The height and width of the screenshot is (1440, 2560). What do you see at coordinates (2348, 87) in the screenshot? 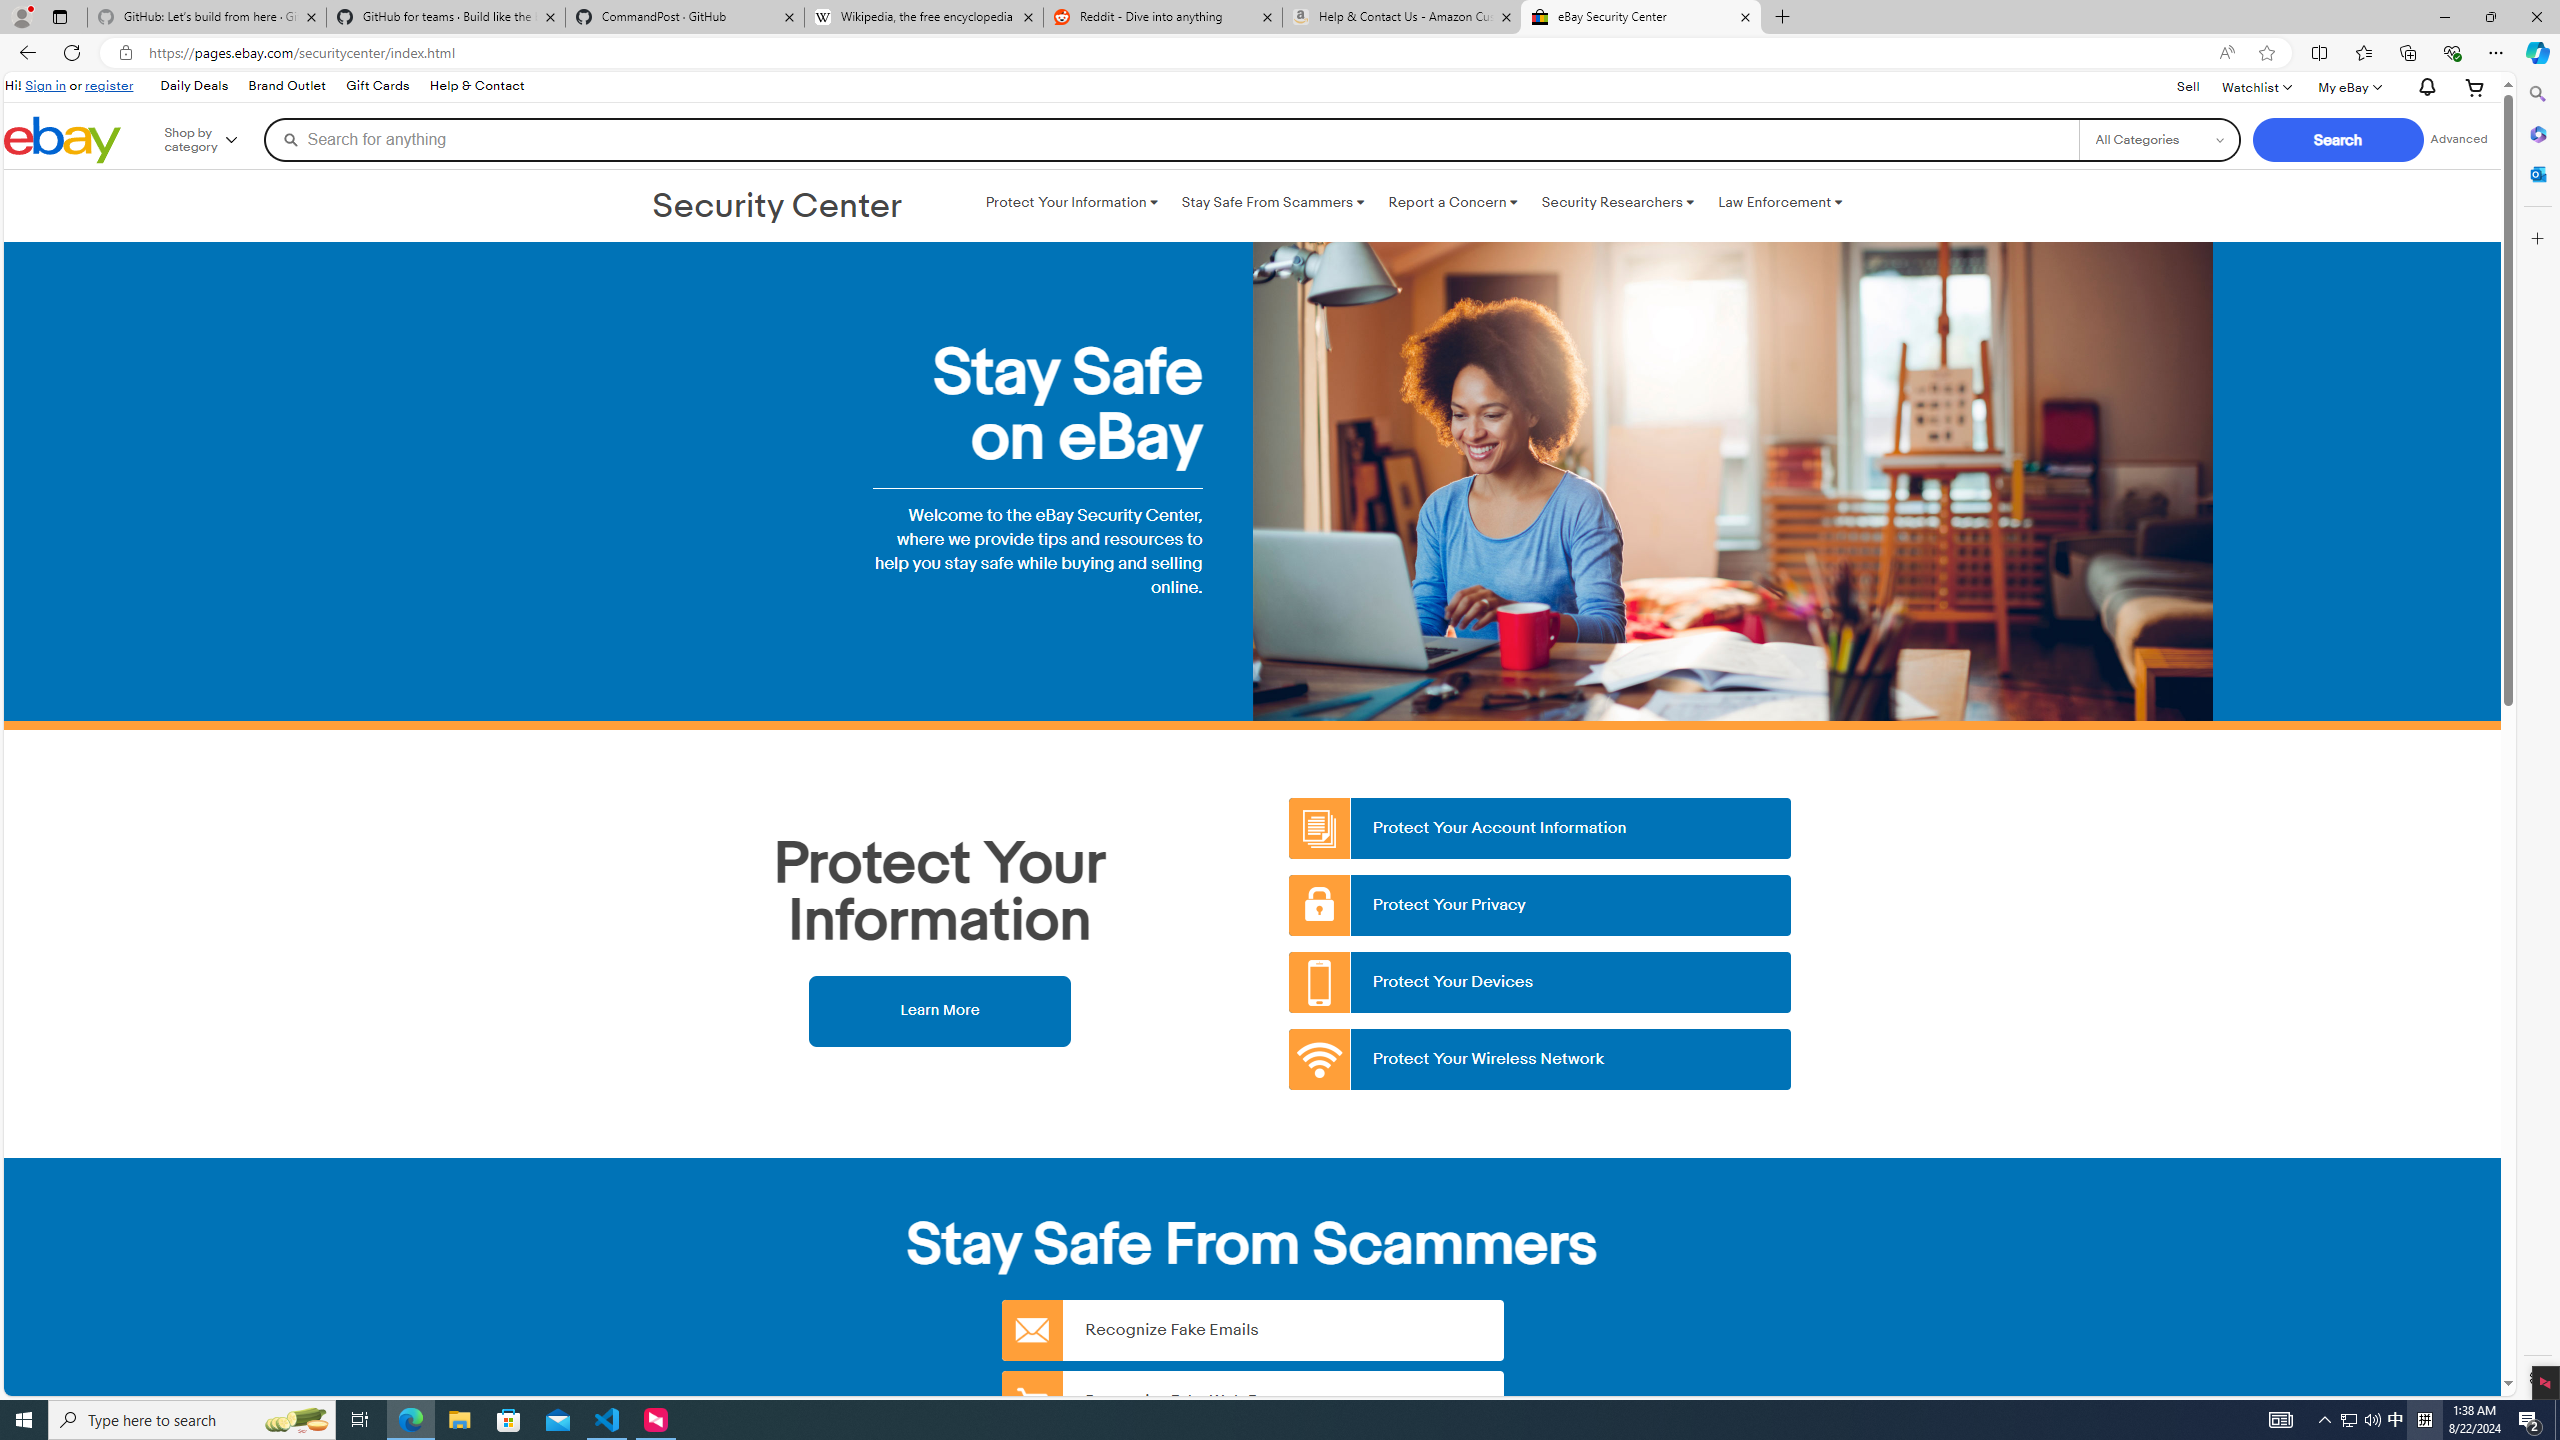
I see `'My eBayExpand My eBay'` at bounding box center [2348, 87].